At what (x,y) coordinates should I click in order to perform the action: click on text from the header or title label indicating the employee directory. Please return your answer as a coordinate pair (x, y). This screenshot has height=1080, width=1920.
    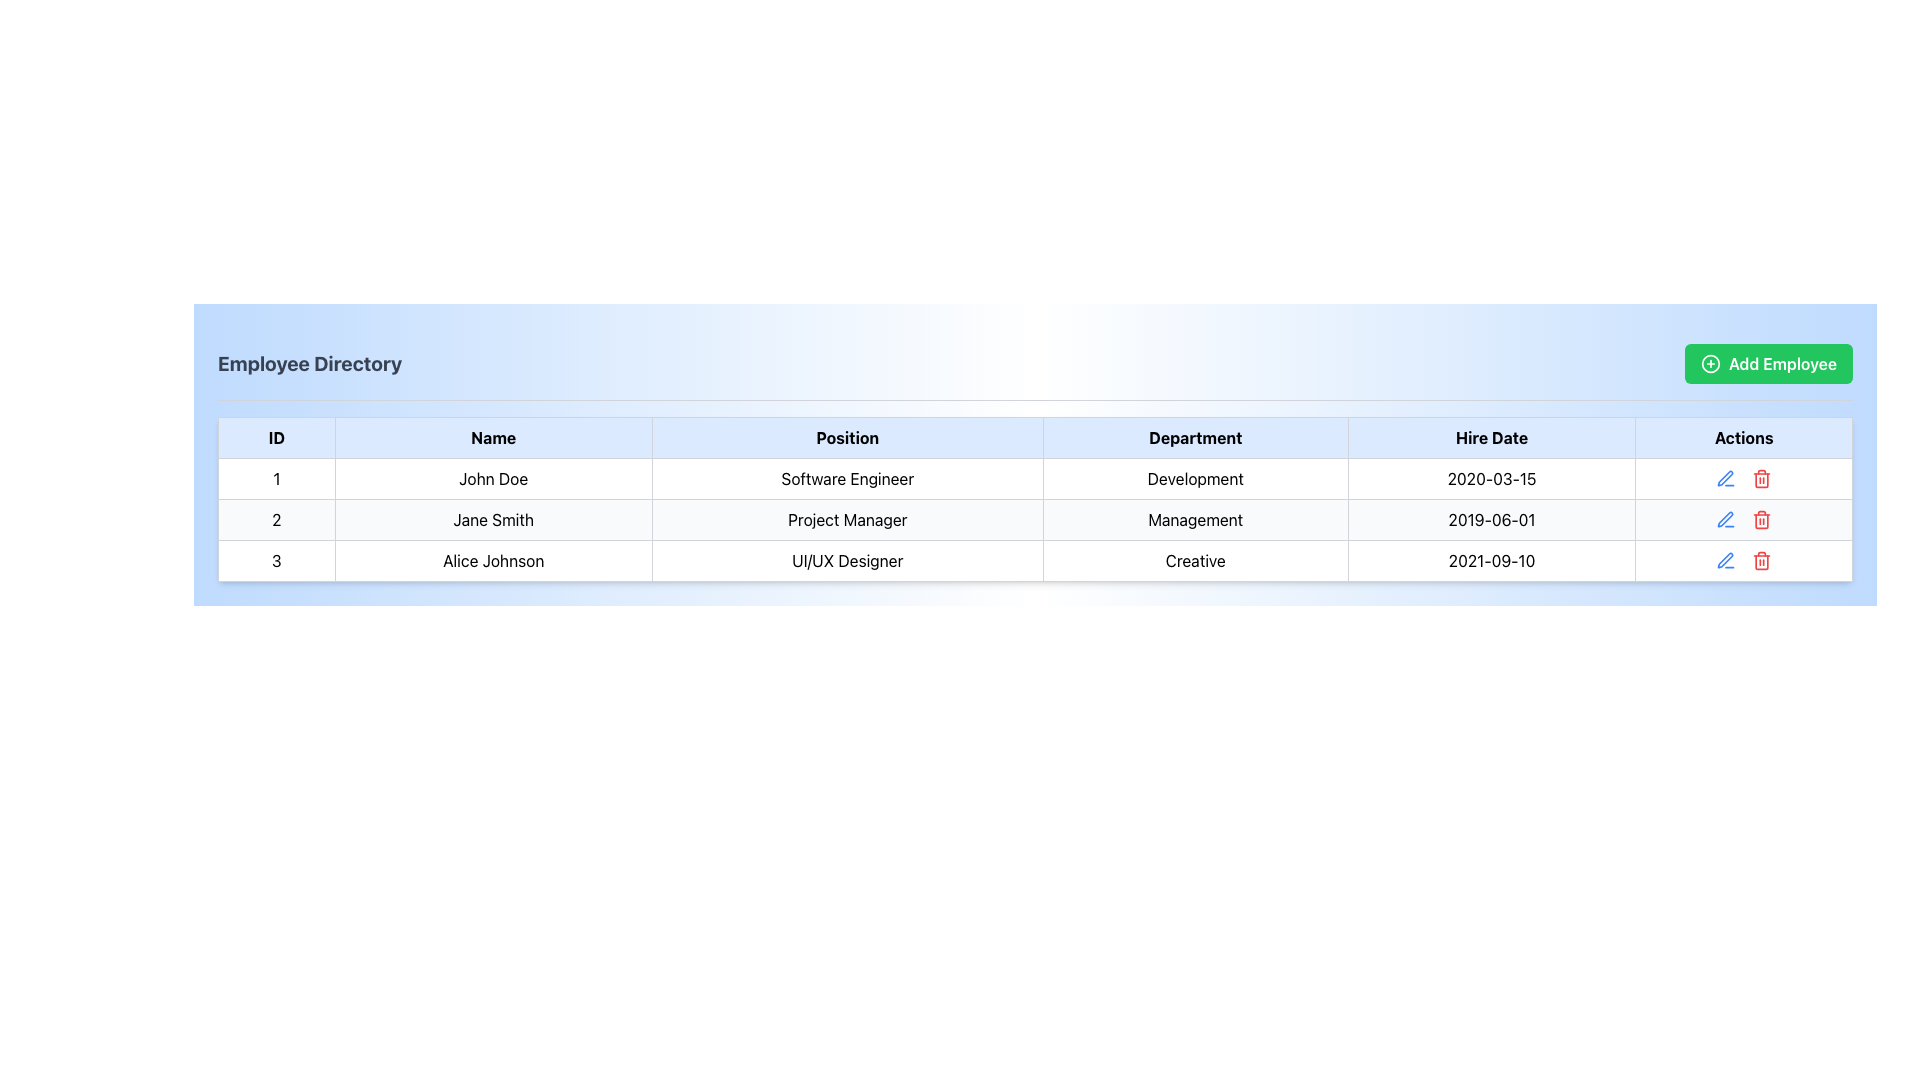
    Looking at the image, I should click on (309, 363).